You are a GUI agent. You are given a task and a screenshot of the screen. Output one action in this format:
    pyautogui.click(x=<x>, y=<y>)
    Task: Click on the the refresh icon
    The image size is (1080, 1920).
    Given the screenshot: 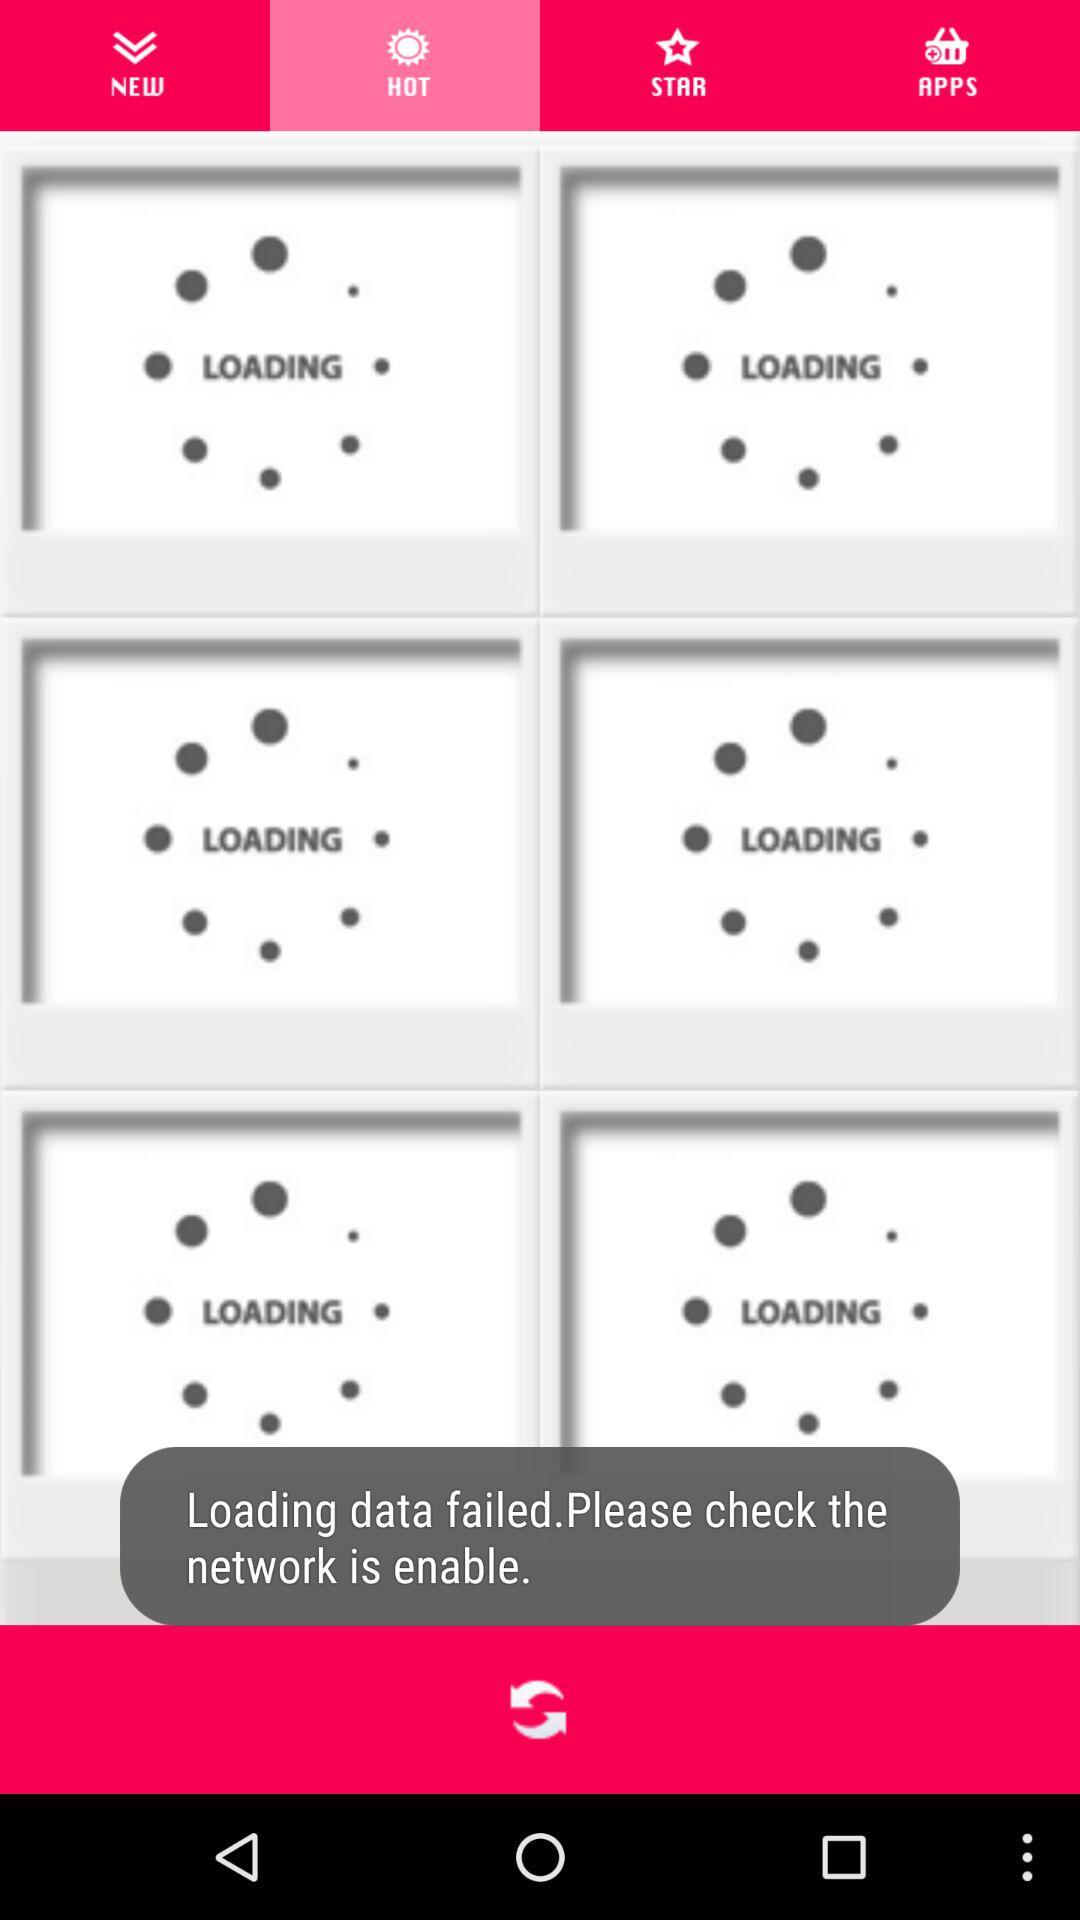 What is the action you would take?
    pyautogui.click(x=538, y=1829)
    